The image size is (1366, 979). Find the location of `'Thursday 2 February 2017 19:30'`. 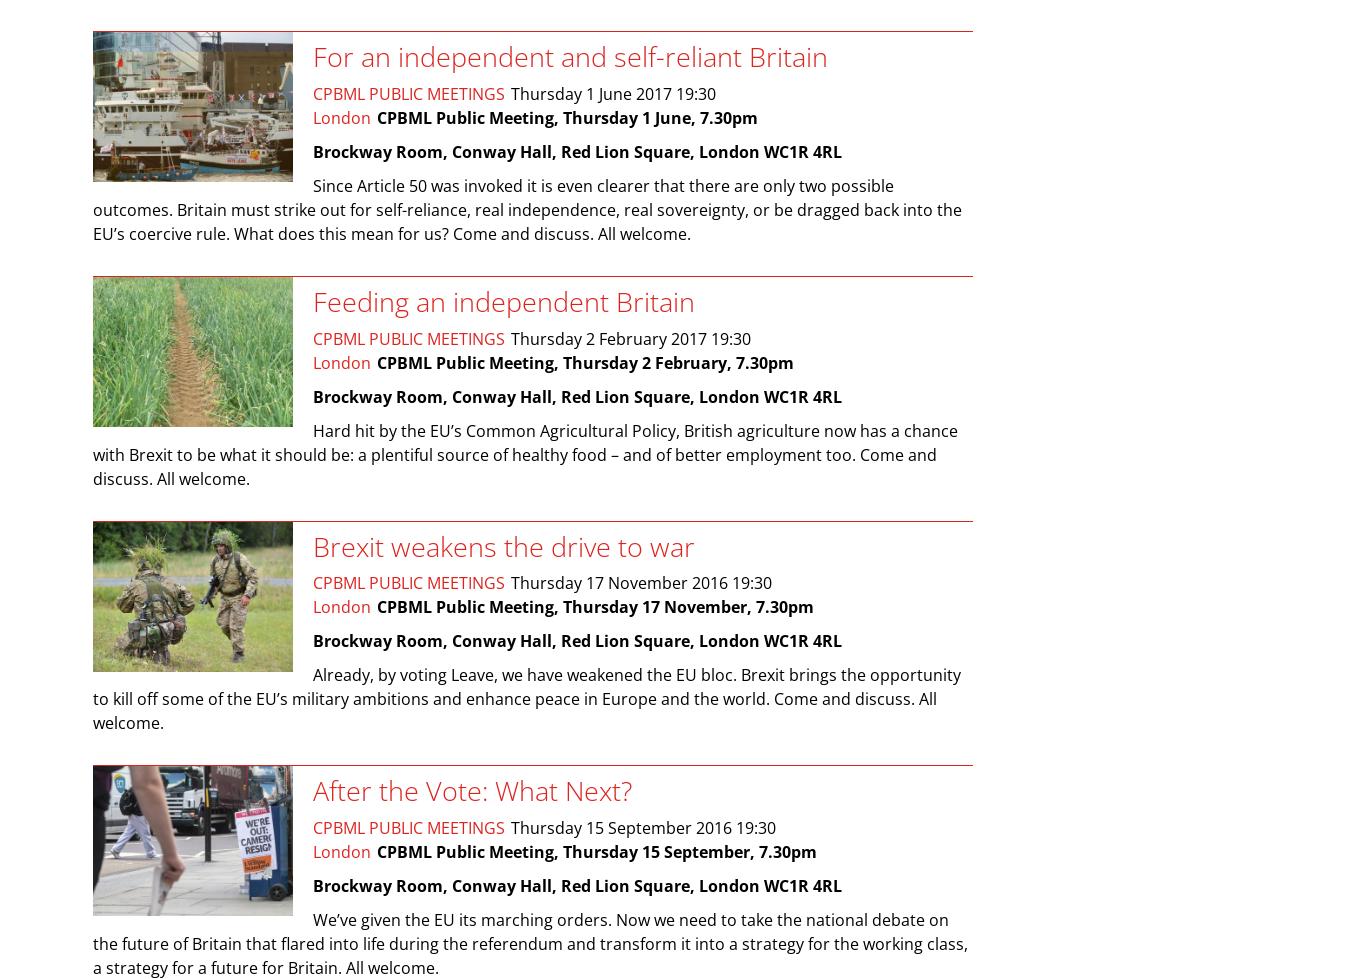

'Thursday 2 February 2017 19:30' is located at coordinates (511, 338).